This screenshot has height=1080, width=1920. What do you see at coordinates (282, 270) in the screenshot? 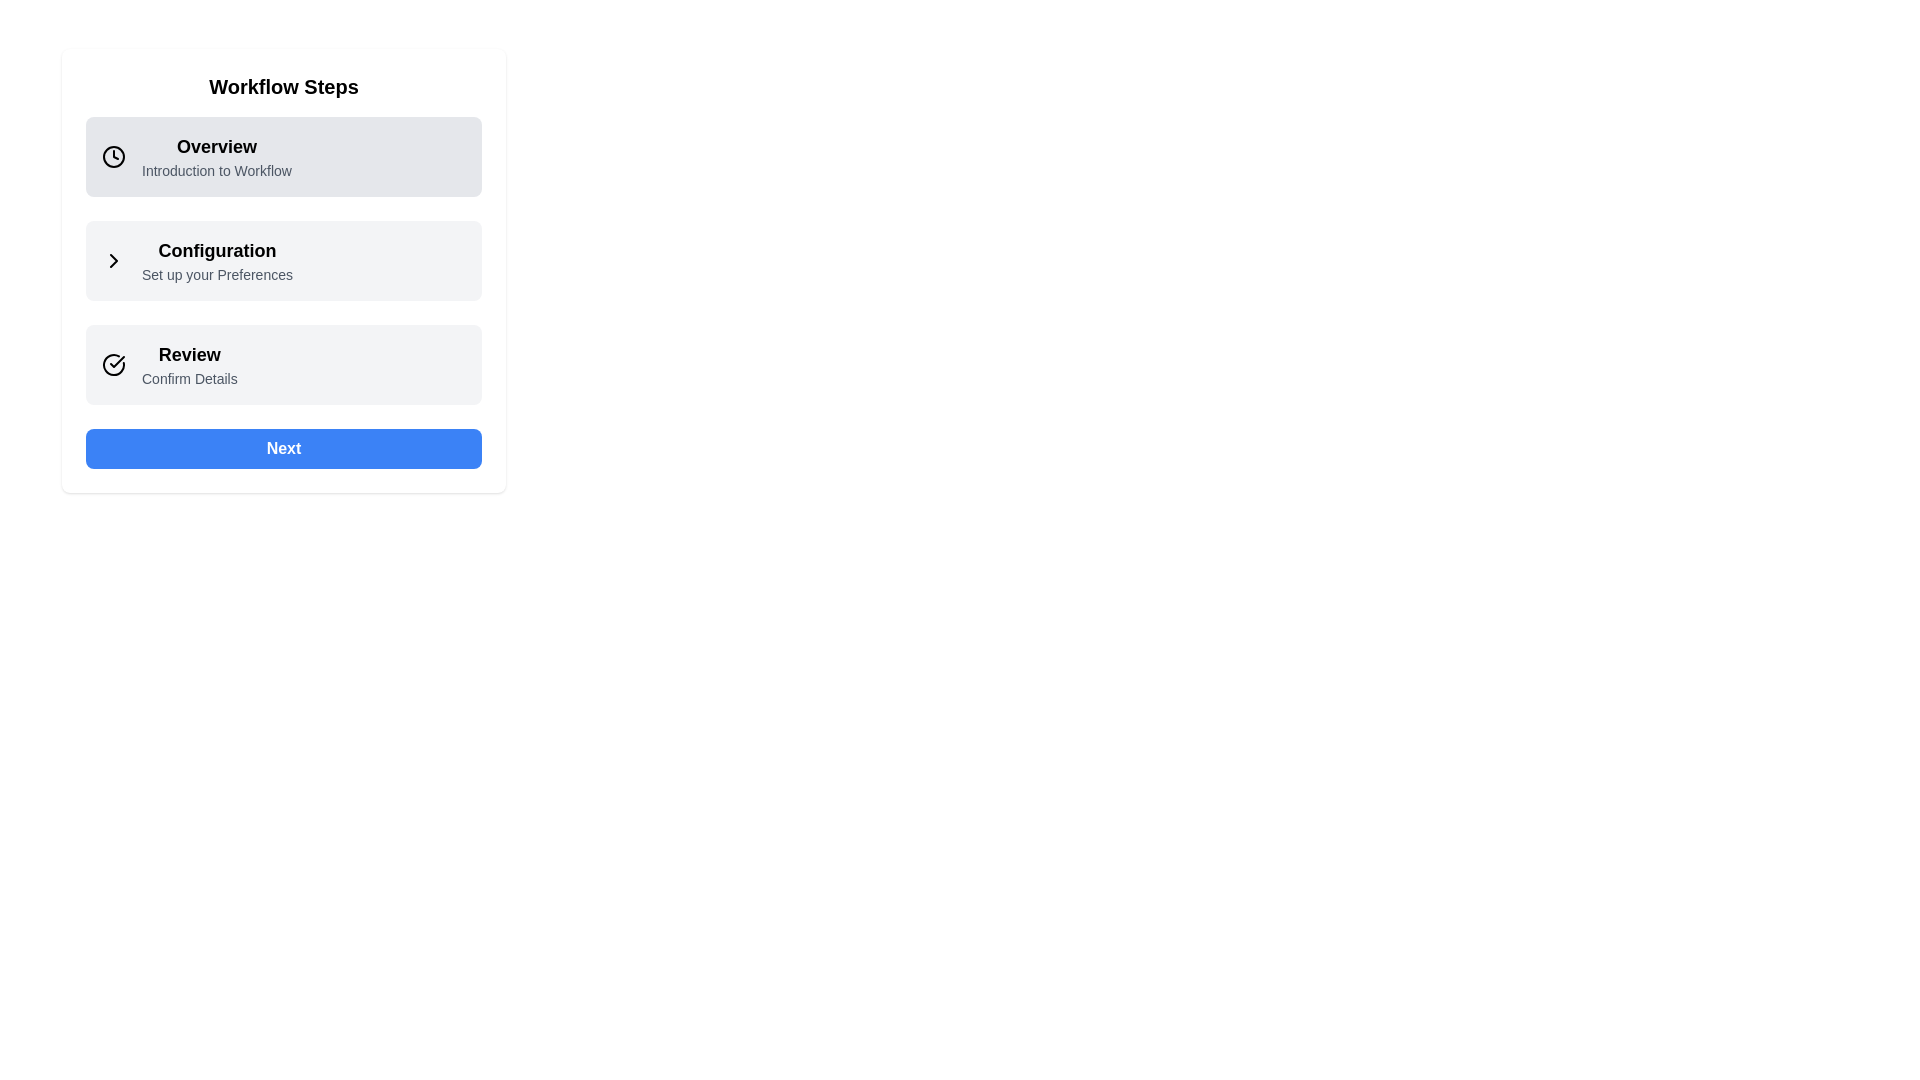
I see `the 'Overview', 'Configuration', and 'Review' steps in the 'Workflow Steps' panel for additional details` at bounding box center [282, 270].